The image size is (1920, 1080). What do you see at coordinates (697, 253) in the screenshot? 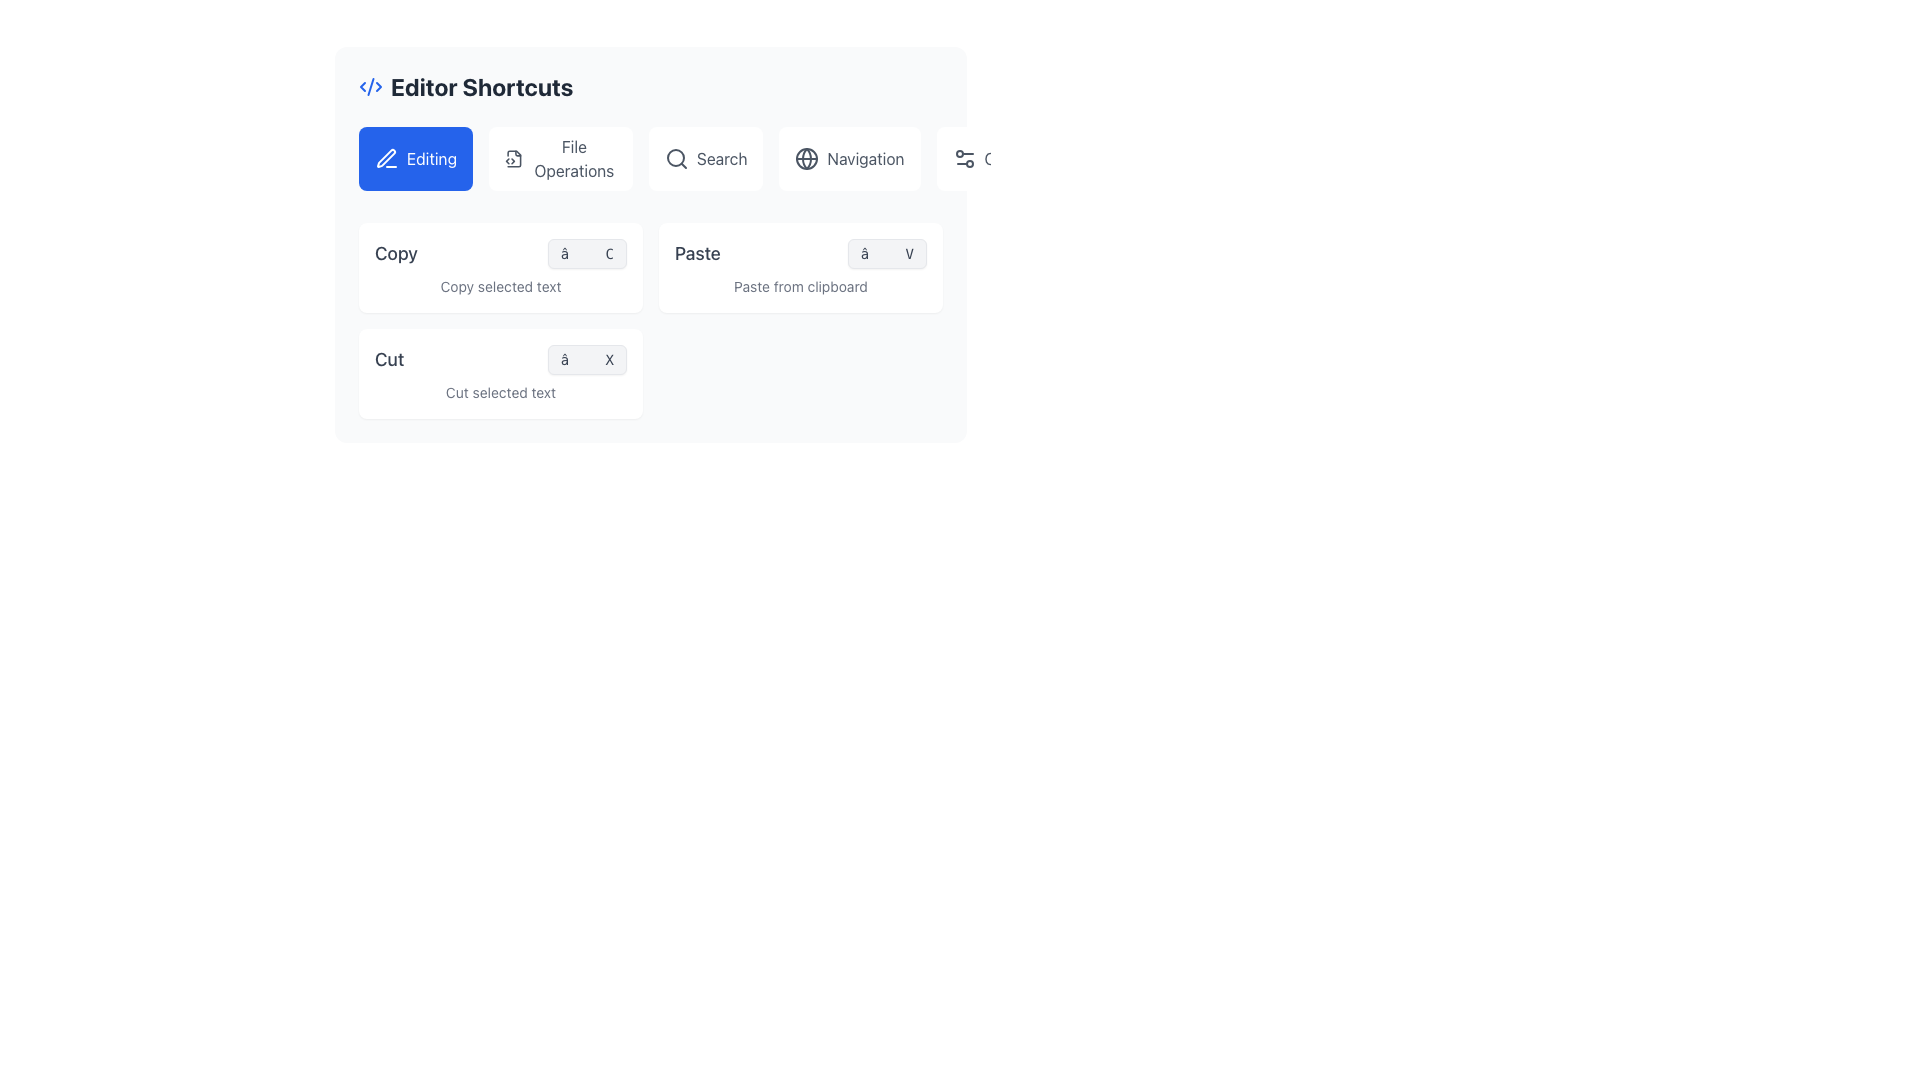
I see `text label displaying the word 'Paste', which is styled with medium font weight and gray color, located in the second row of the editor shortcuts panel under the 'Editing' section` at bounding box center [697, 253].